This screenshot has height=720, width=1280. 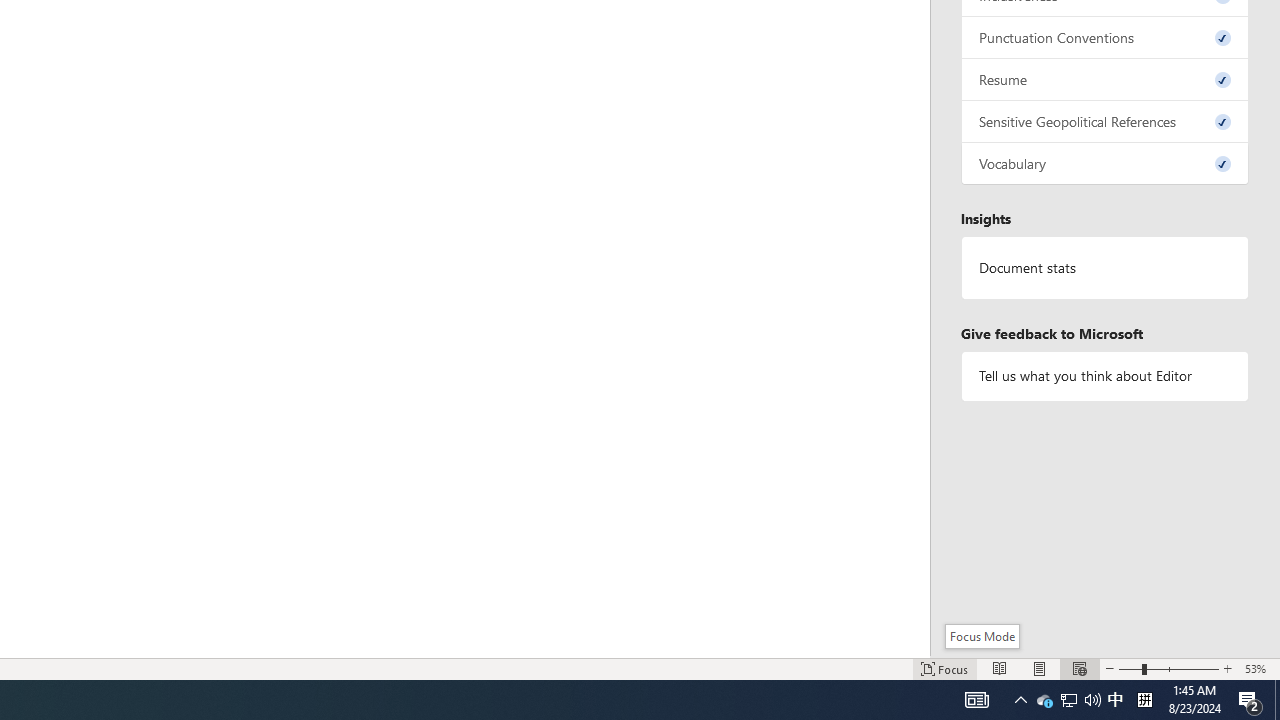 I want to click on 'Focus Mode', so click(x=982, y=636).